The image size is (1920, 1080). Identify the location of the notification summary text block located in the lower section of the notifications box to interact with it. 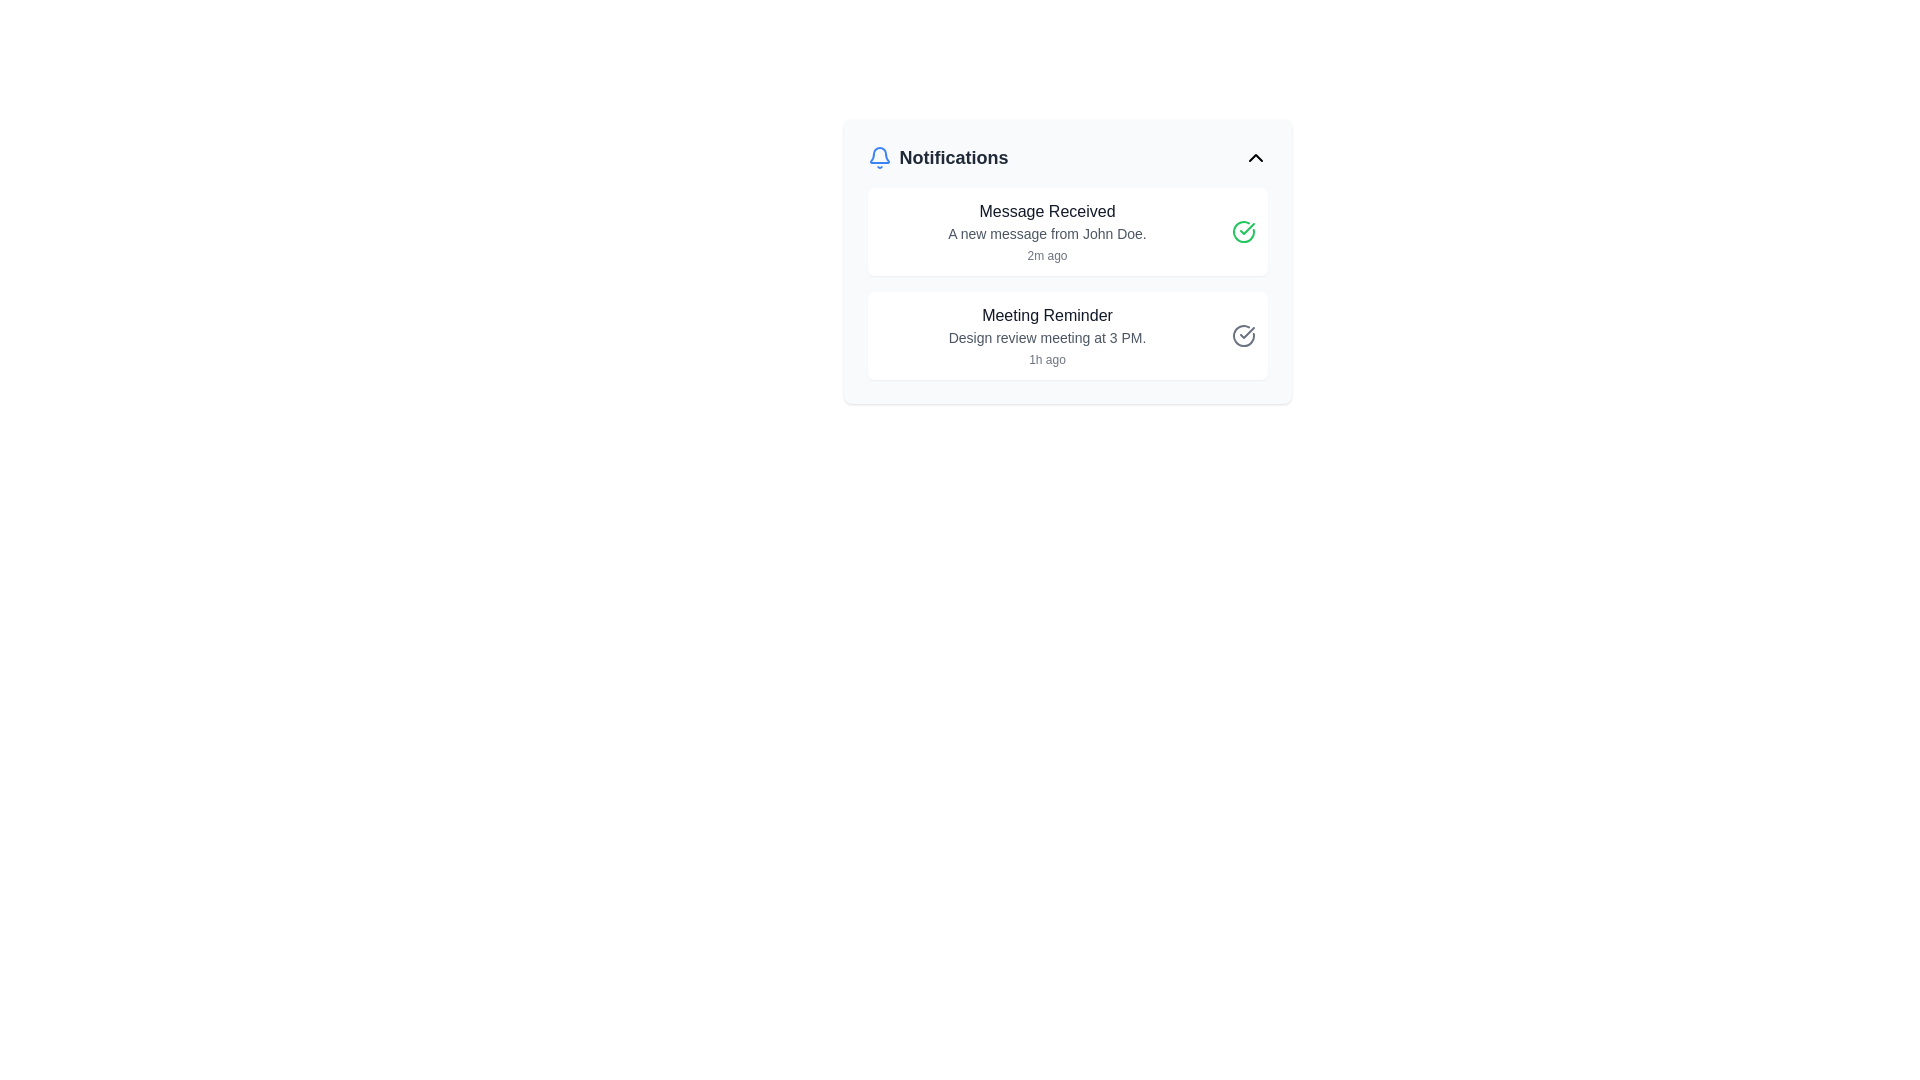
(1046, 334).